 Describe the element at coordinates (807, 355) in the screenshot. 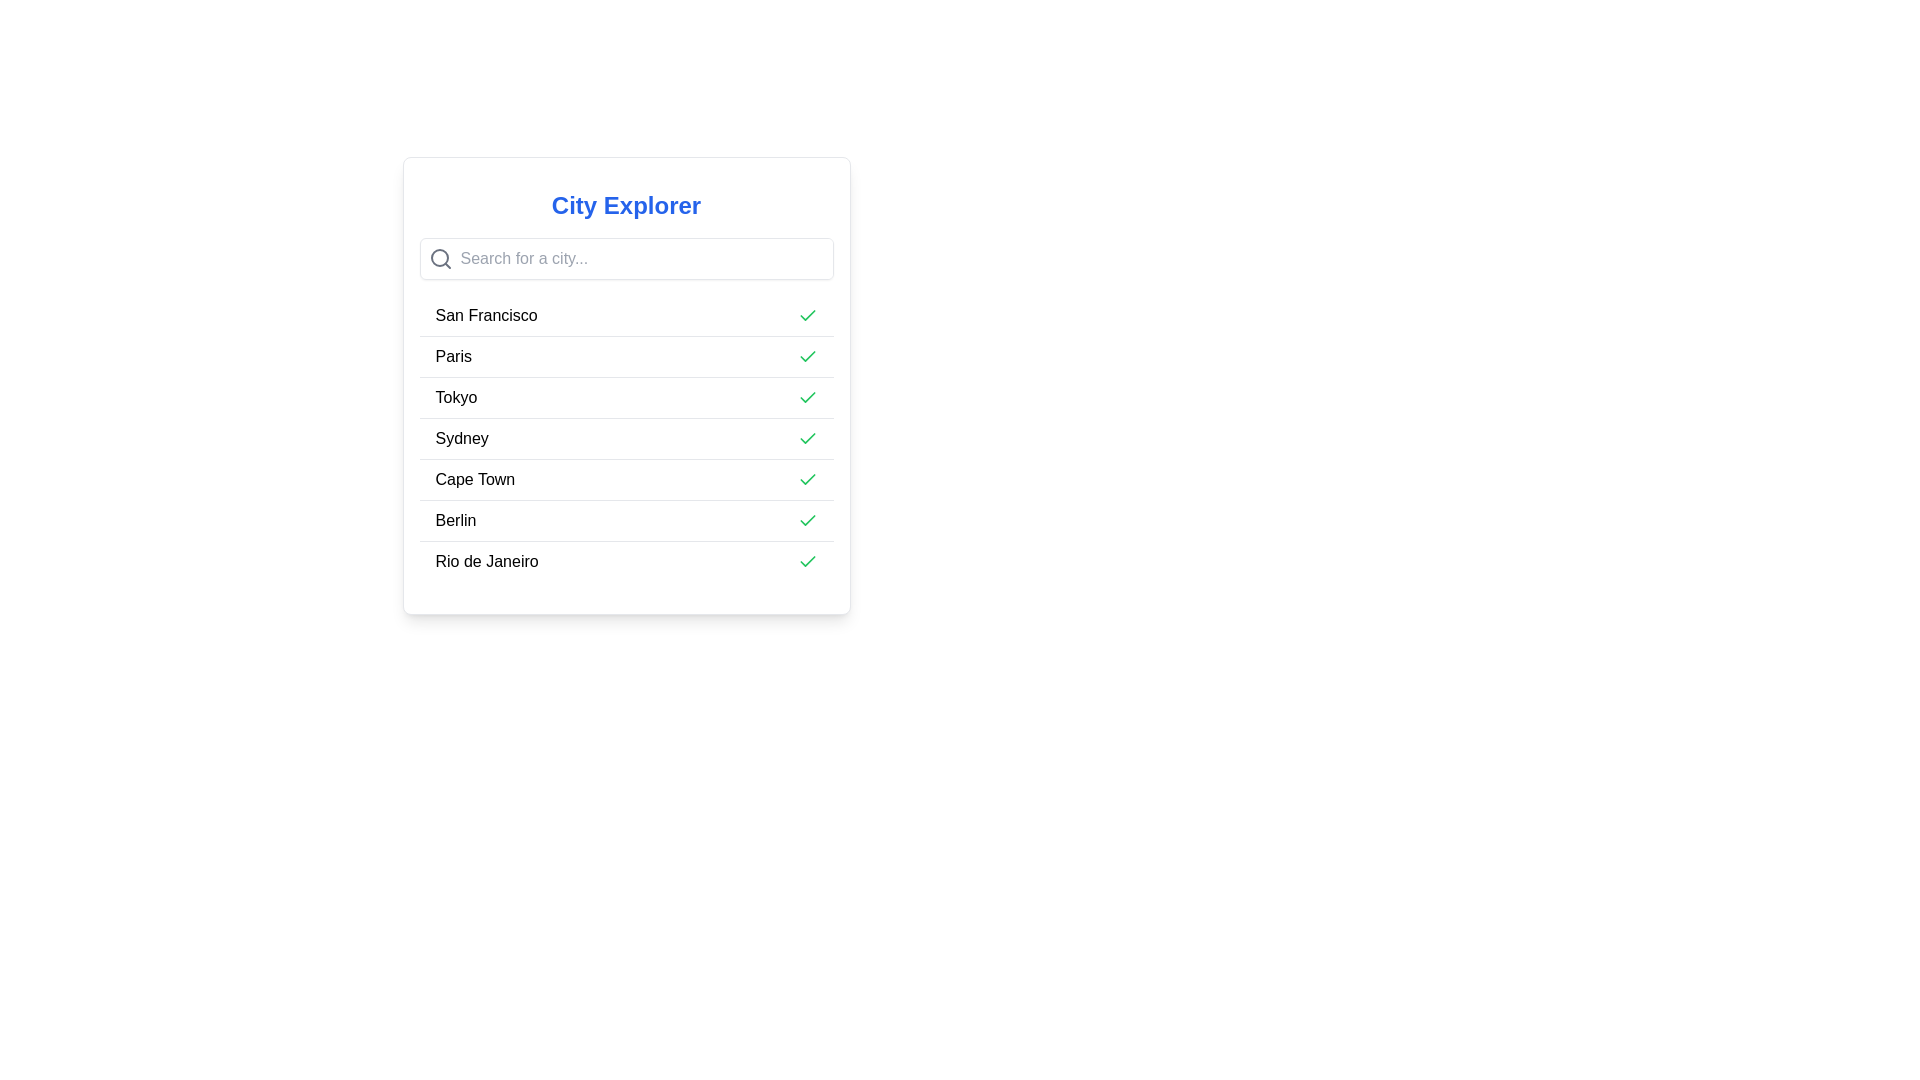

I see `the green checkmark icon located adjacent to the text 'Paris', which indicates confirmation or selection` at that location.